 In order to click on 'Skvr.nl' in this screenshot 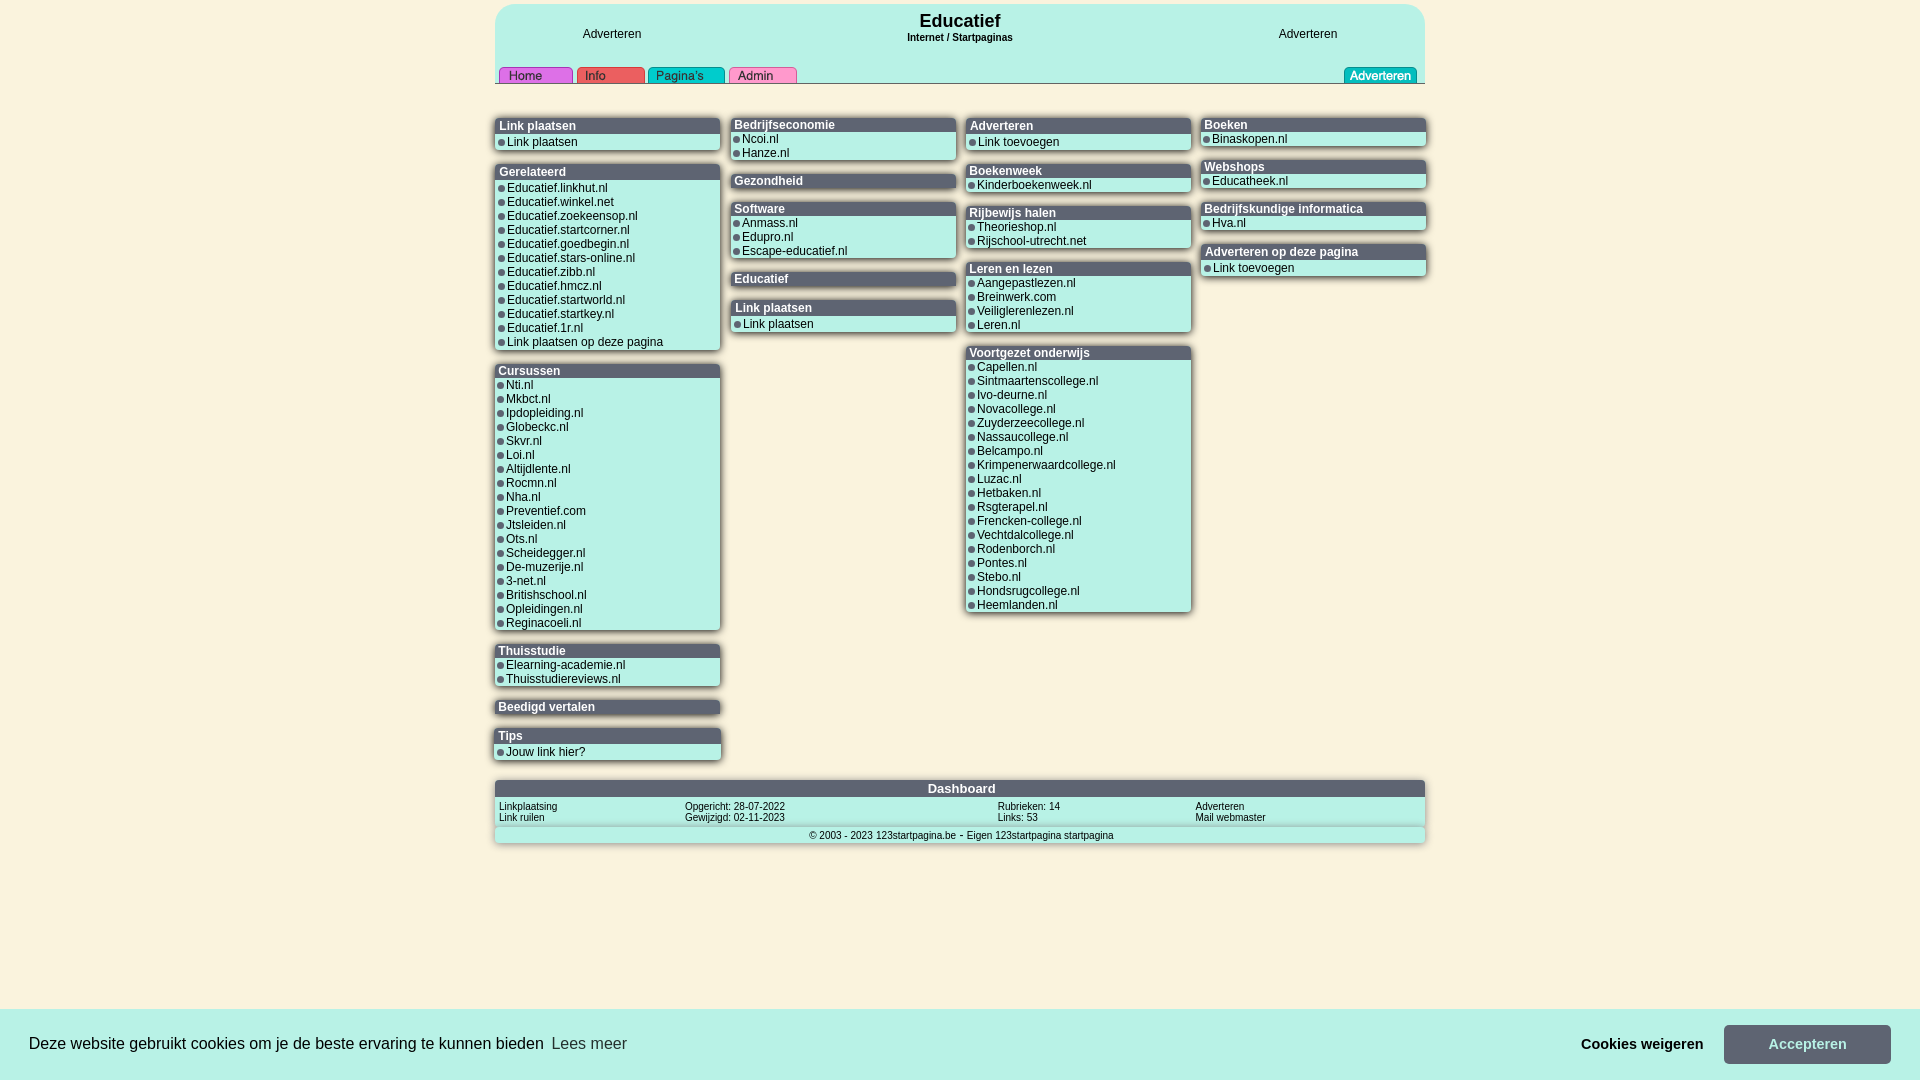, I will do `click(523, 439)`.